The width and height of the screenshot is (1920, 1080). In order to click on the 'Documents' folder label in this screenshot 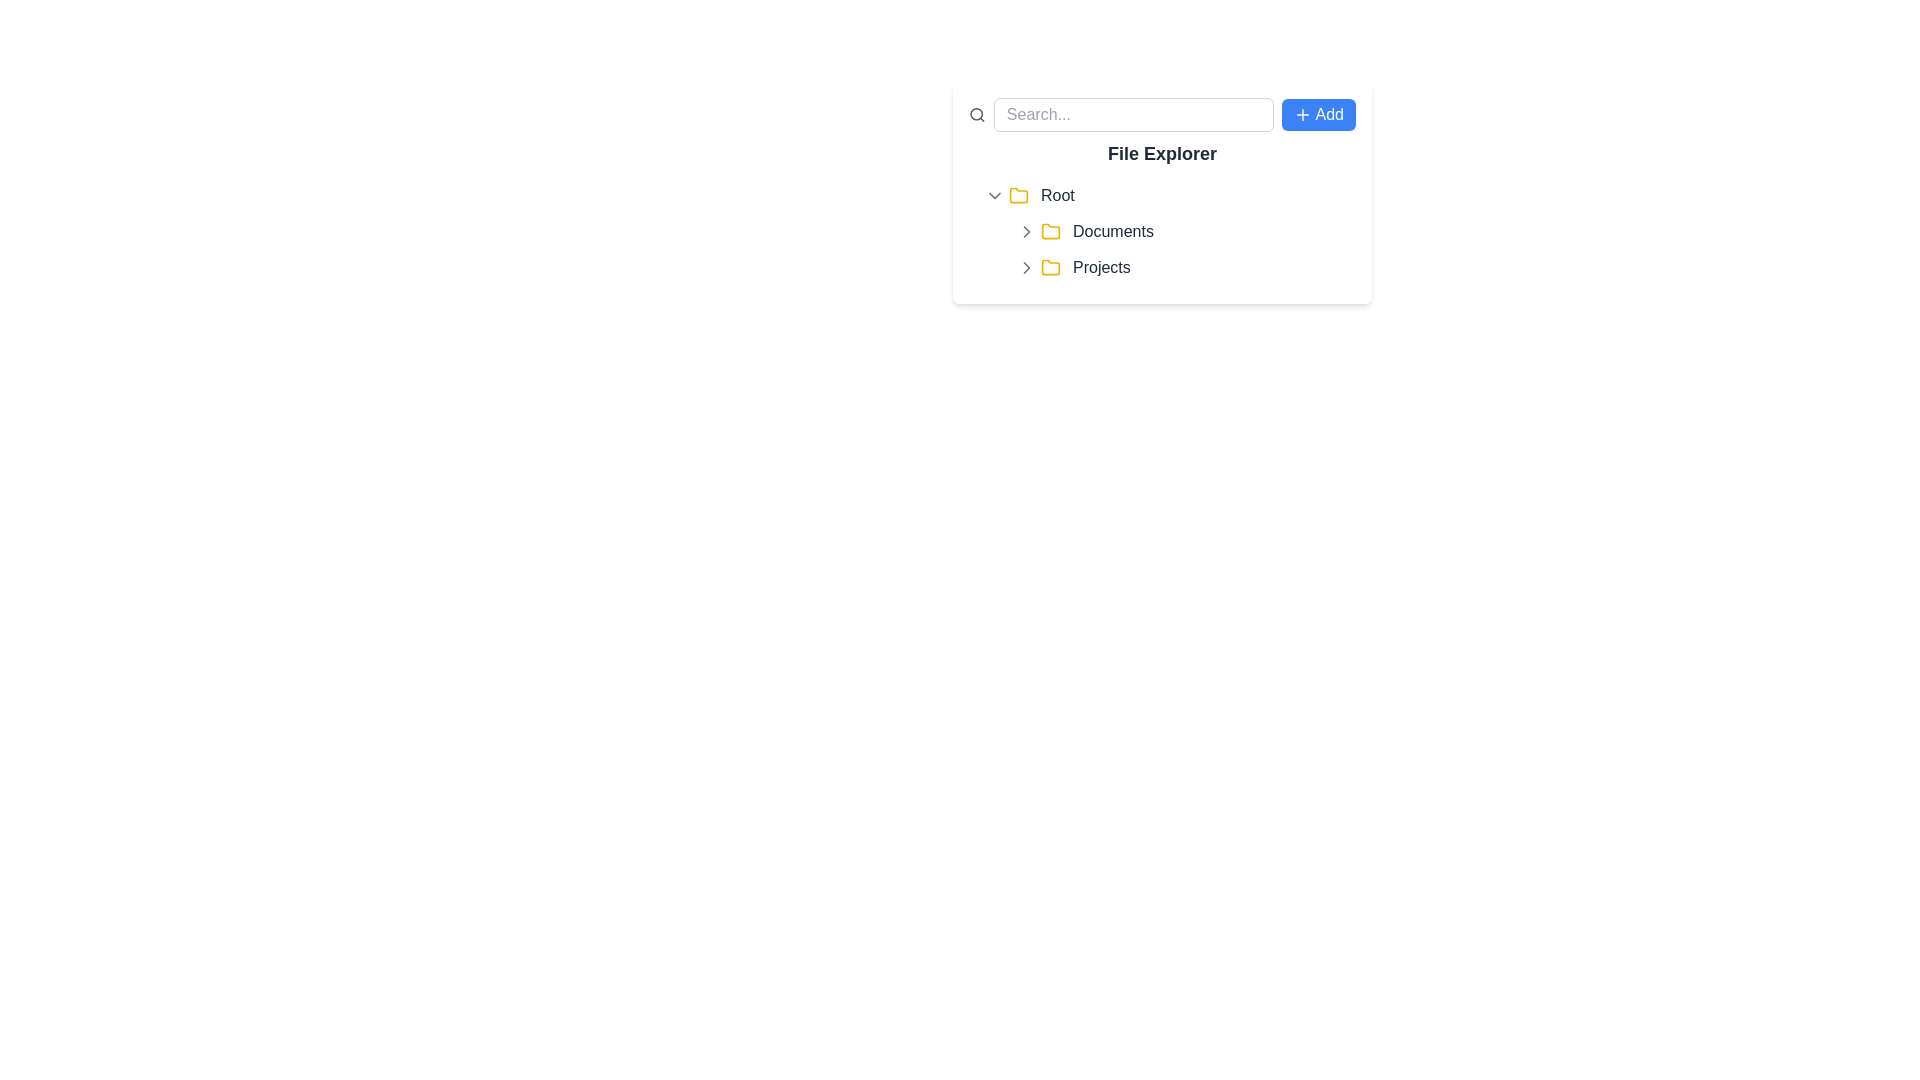, I will do `click(1112, 230)`.